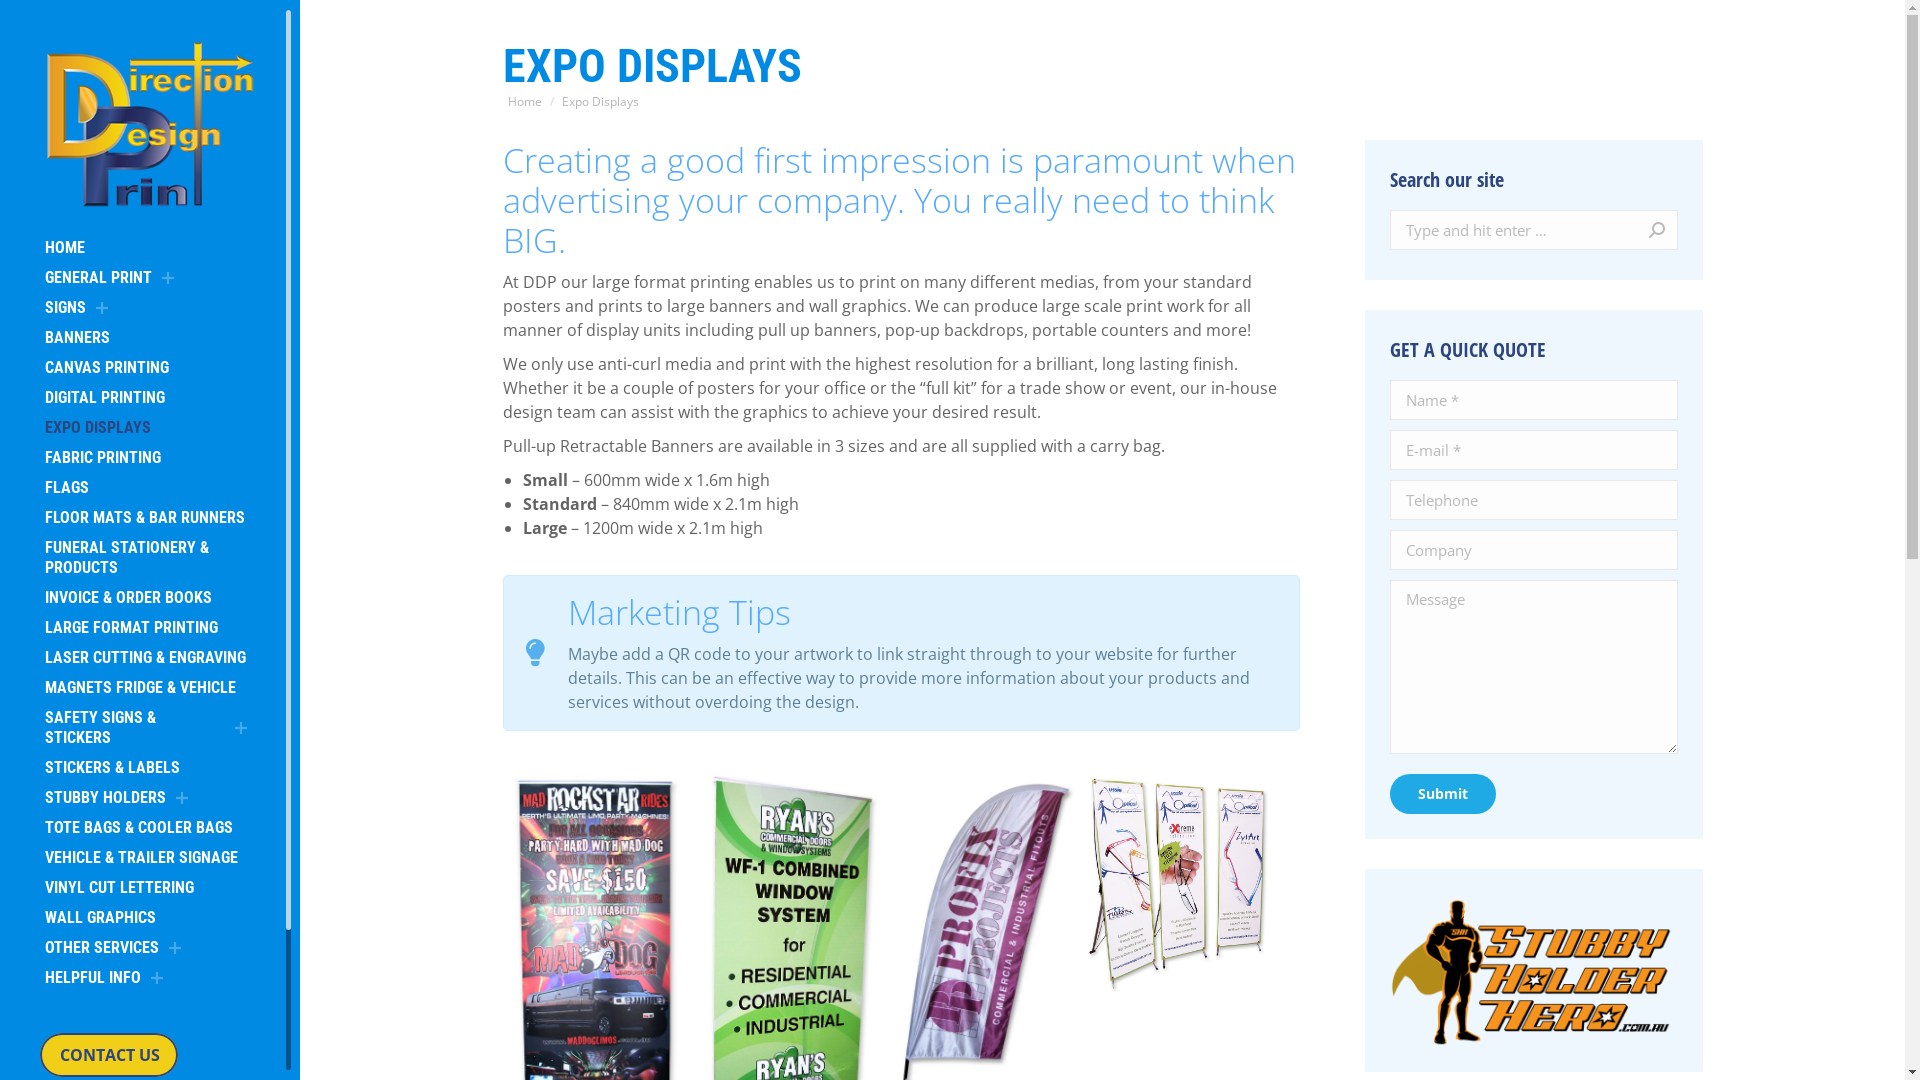 This screenshot has width=1920, height=1080. What do you see at coordinates (39, 797) in the screenshot?
I see `'STUBBY HOLDERS'` at bounding box center [39, 797].